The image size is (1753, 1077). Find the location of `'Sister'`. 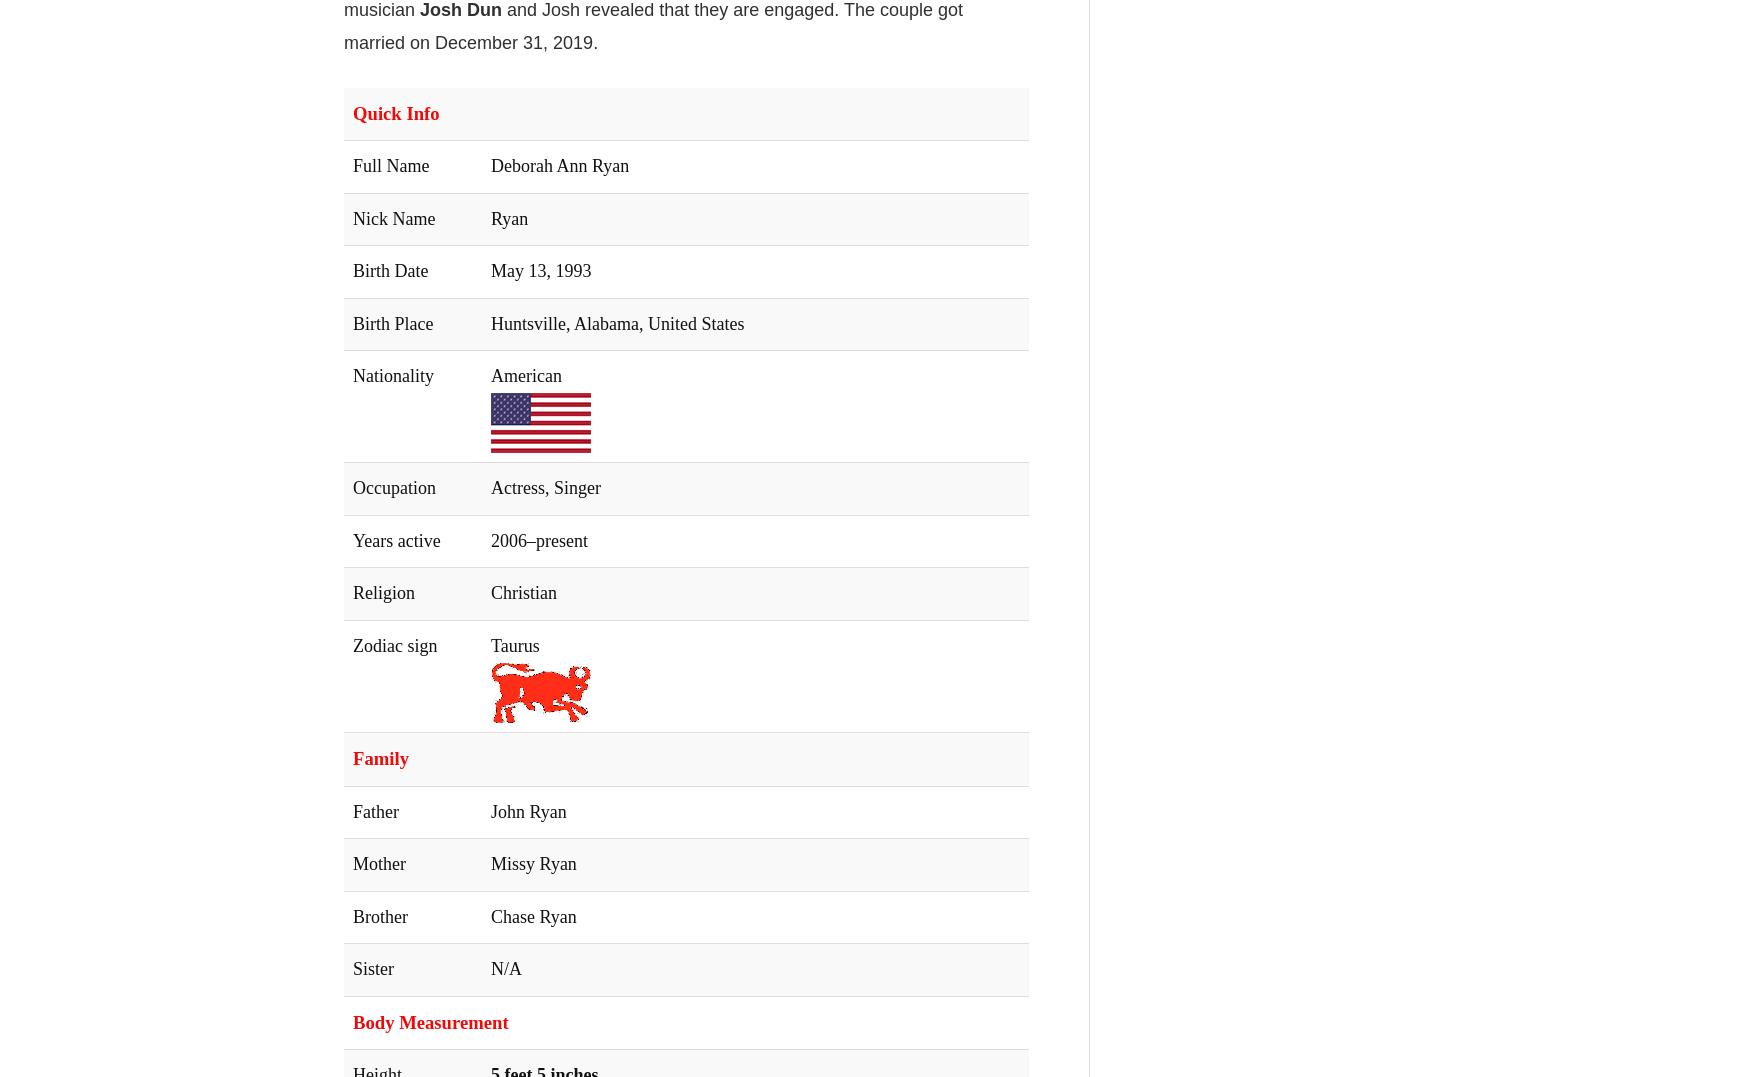

'Sister' is located at coordinates (373, 968).